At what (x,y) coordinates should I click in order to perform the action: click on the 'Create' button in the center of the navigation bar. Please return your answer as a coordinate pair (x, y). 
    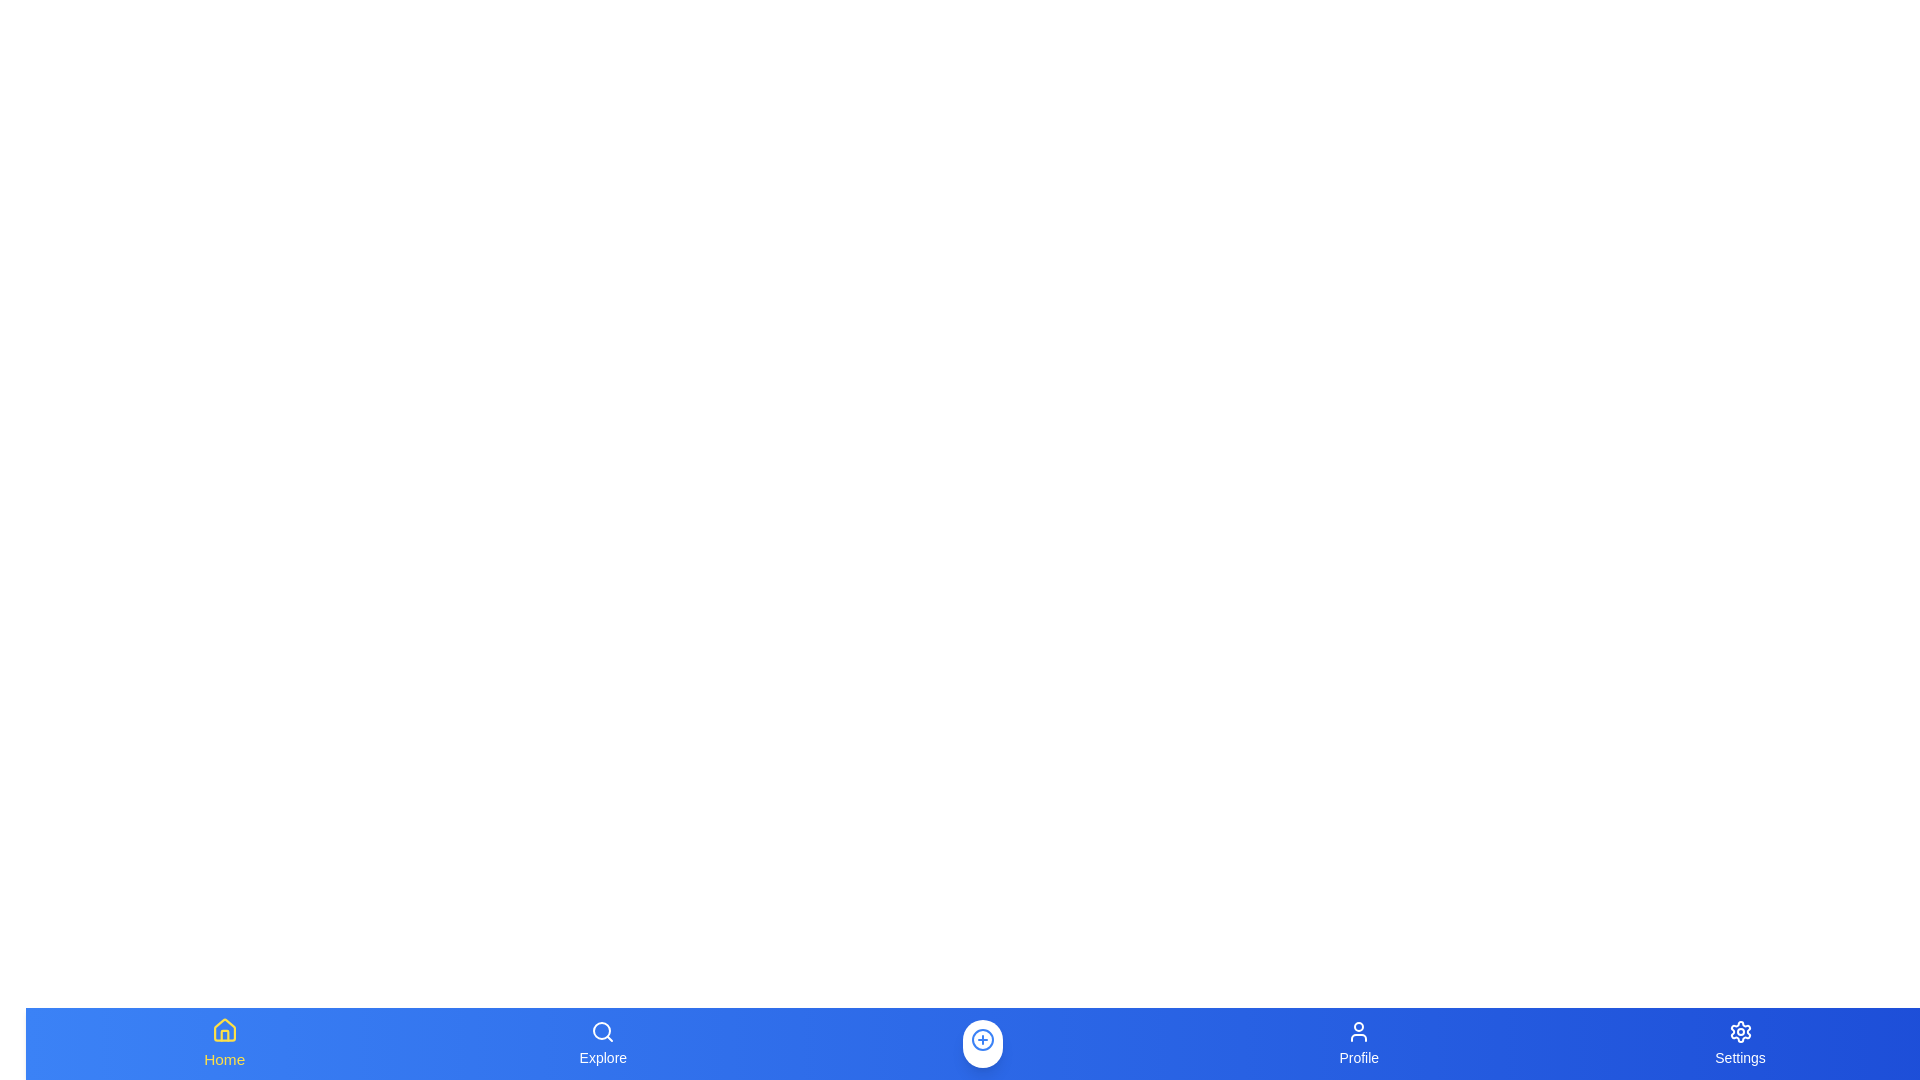
    Looking at the image, I should click on (983, 1043).